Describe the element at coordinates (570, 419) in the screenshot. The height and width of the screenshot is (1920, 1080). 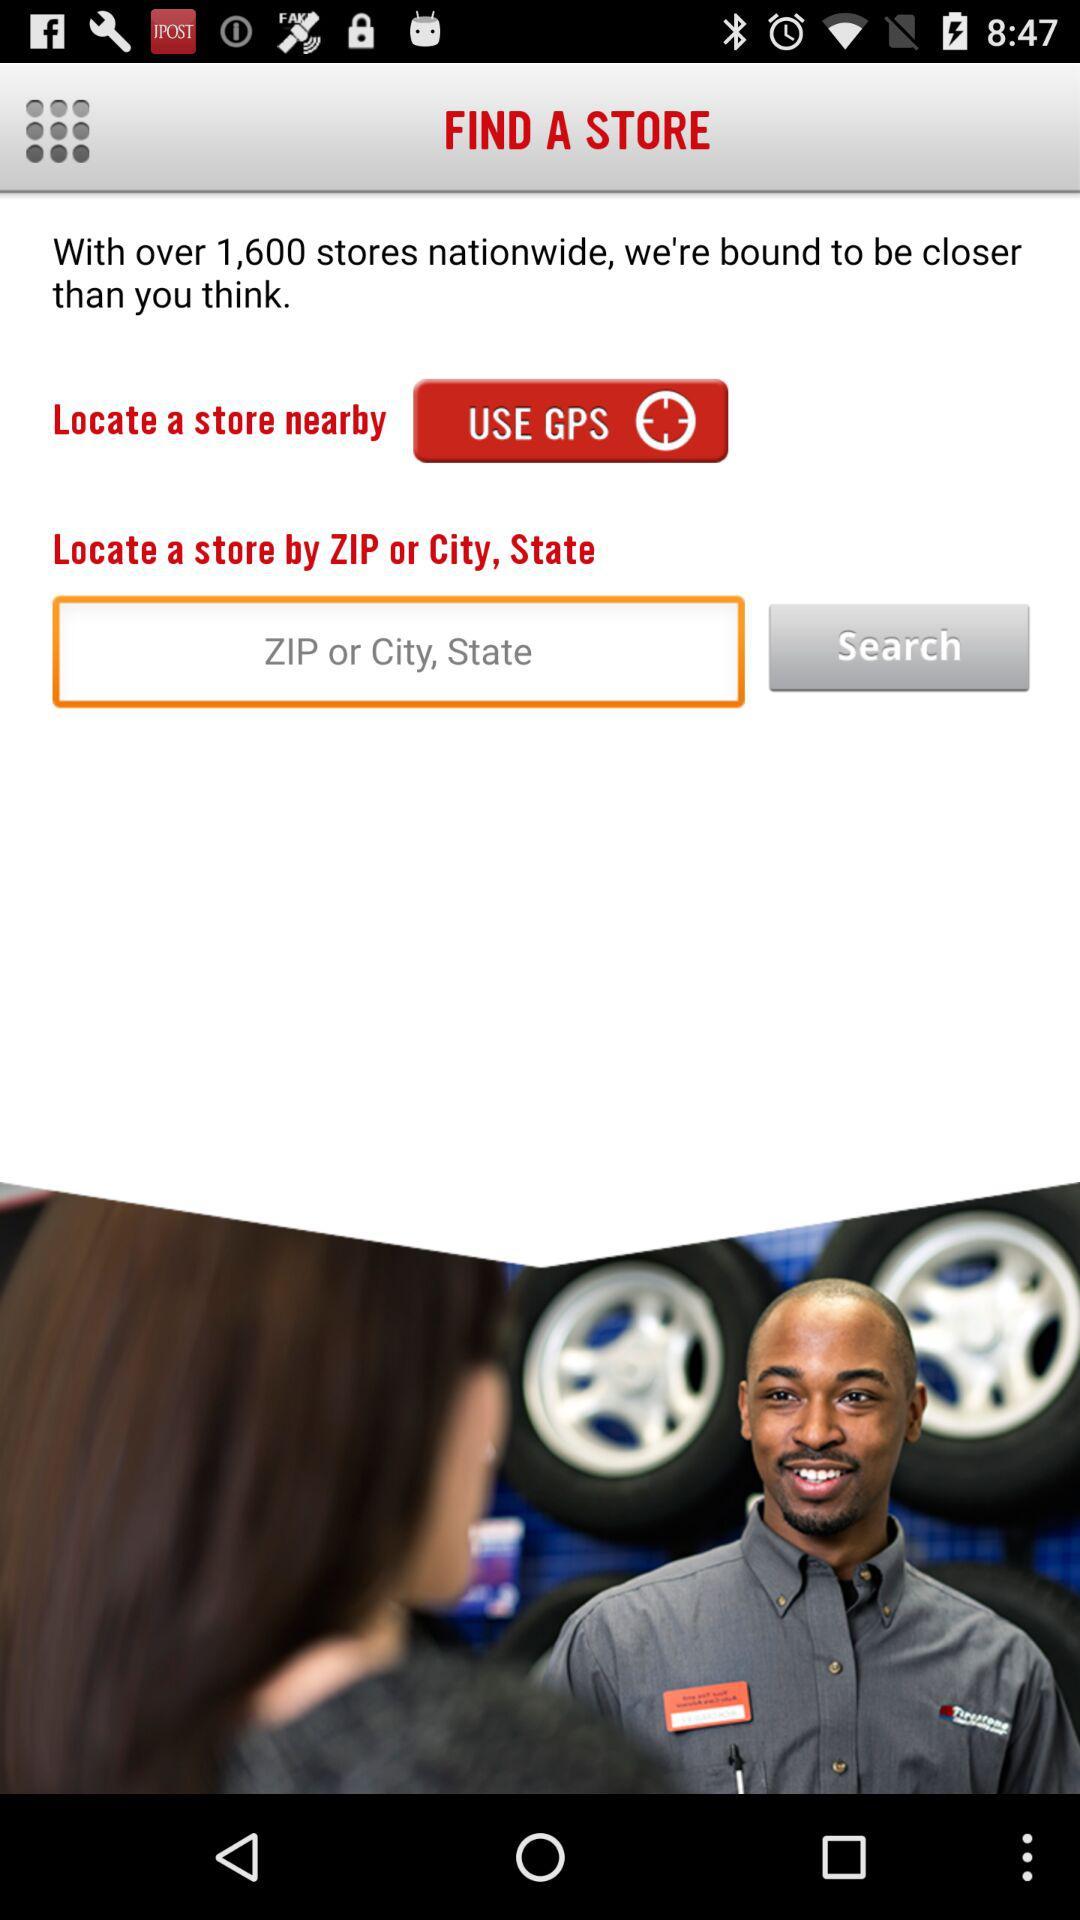
I see `app next to the locate a store icon` at that location.